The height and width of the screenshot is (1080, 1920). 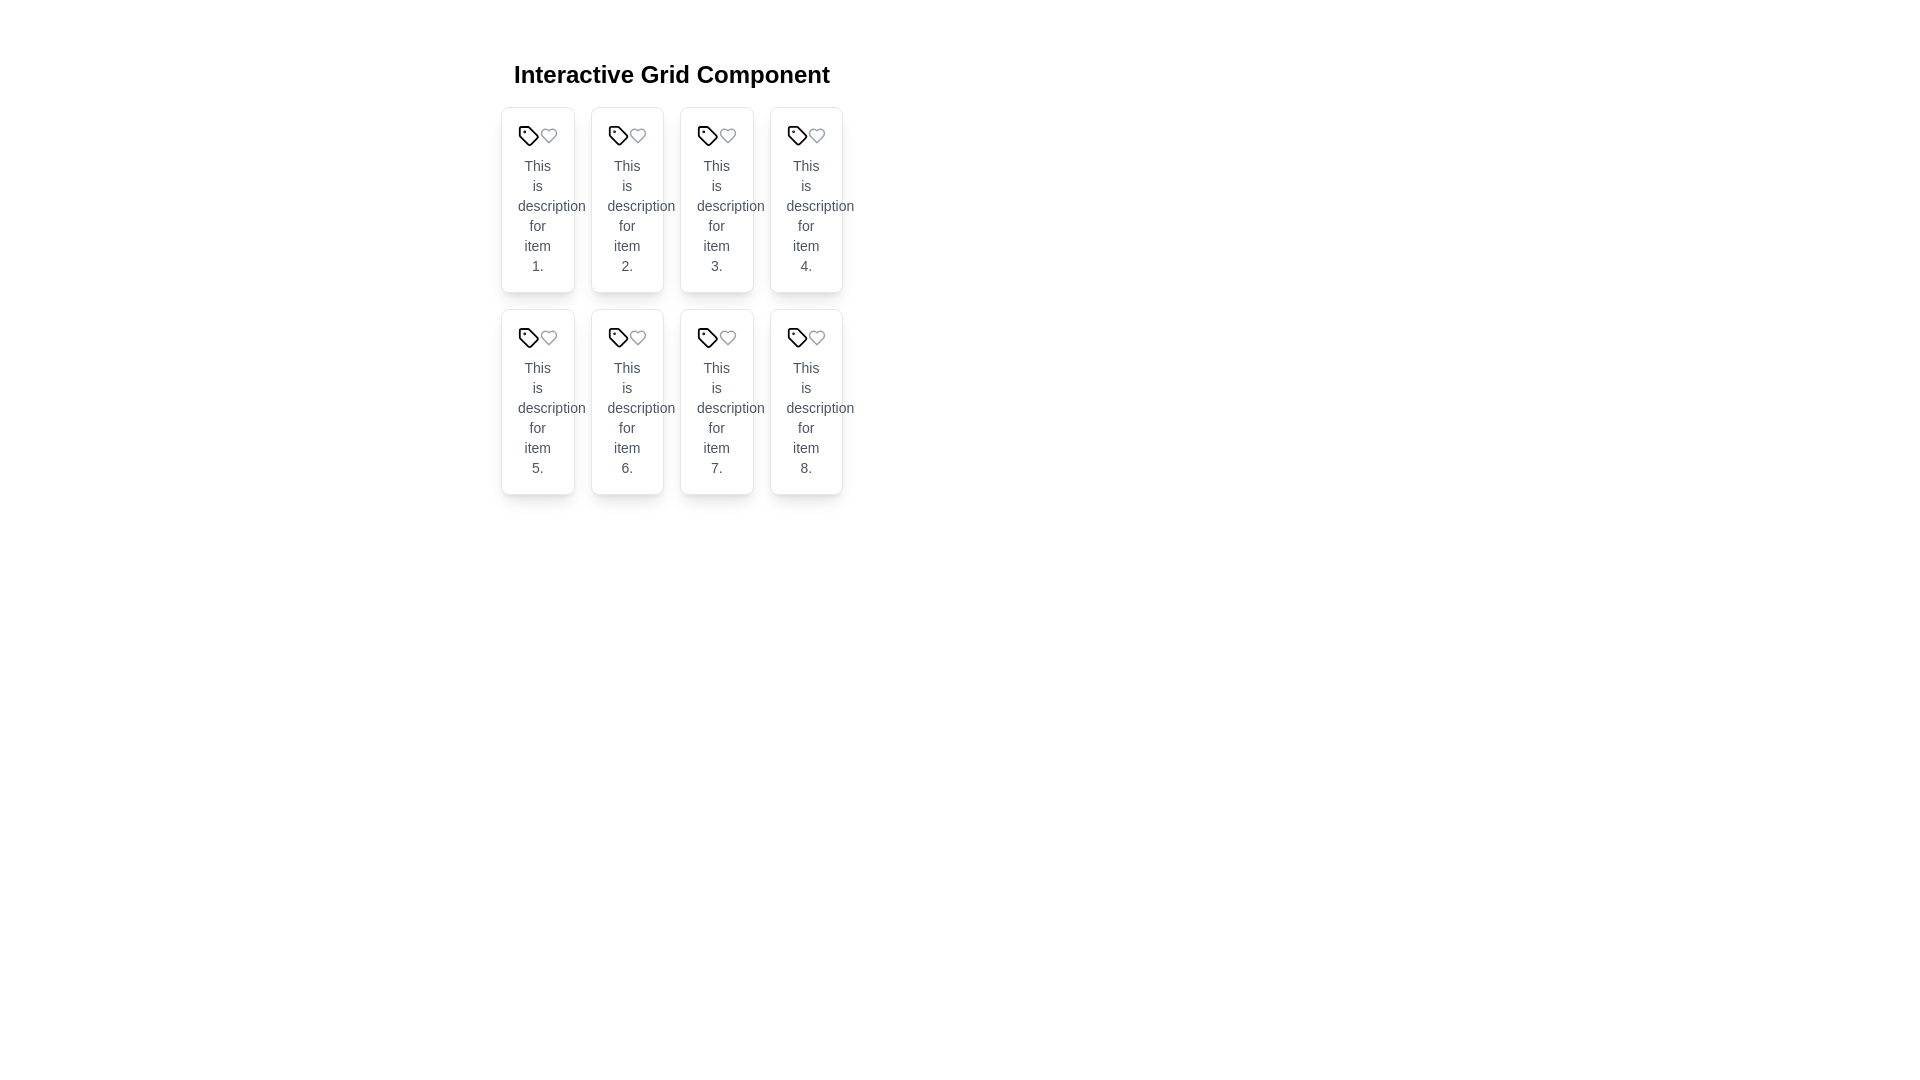 I want to click on descriptive text label that contains 'This is description for item 7.' located in the seventh tile of the grid layout, positioned below the icon and title, so click(x=716, y=416).